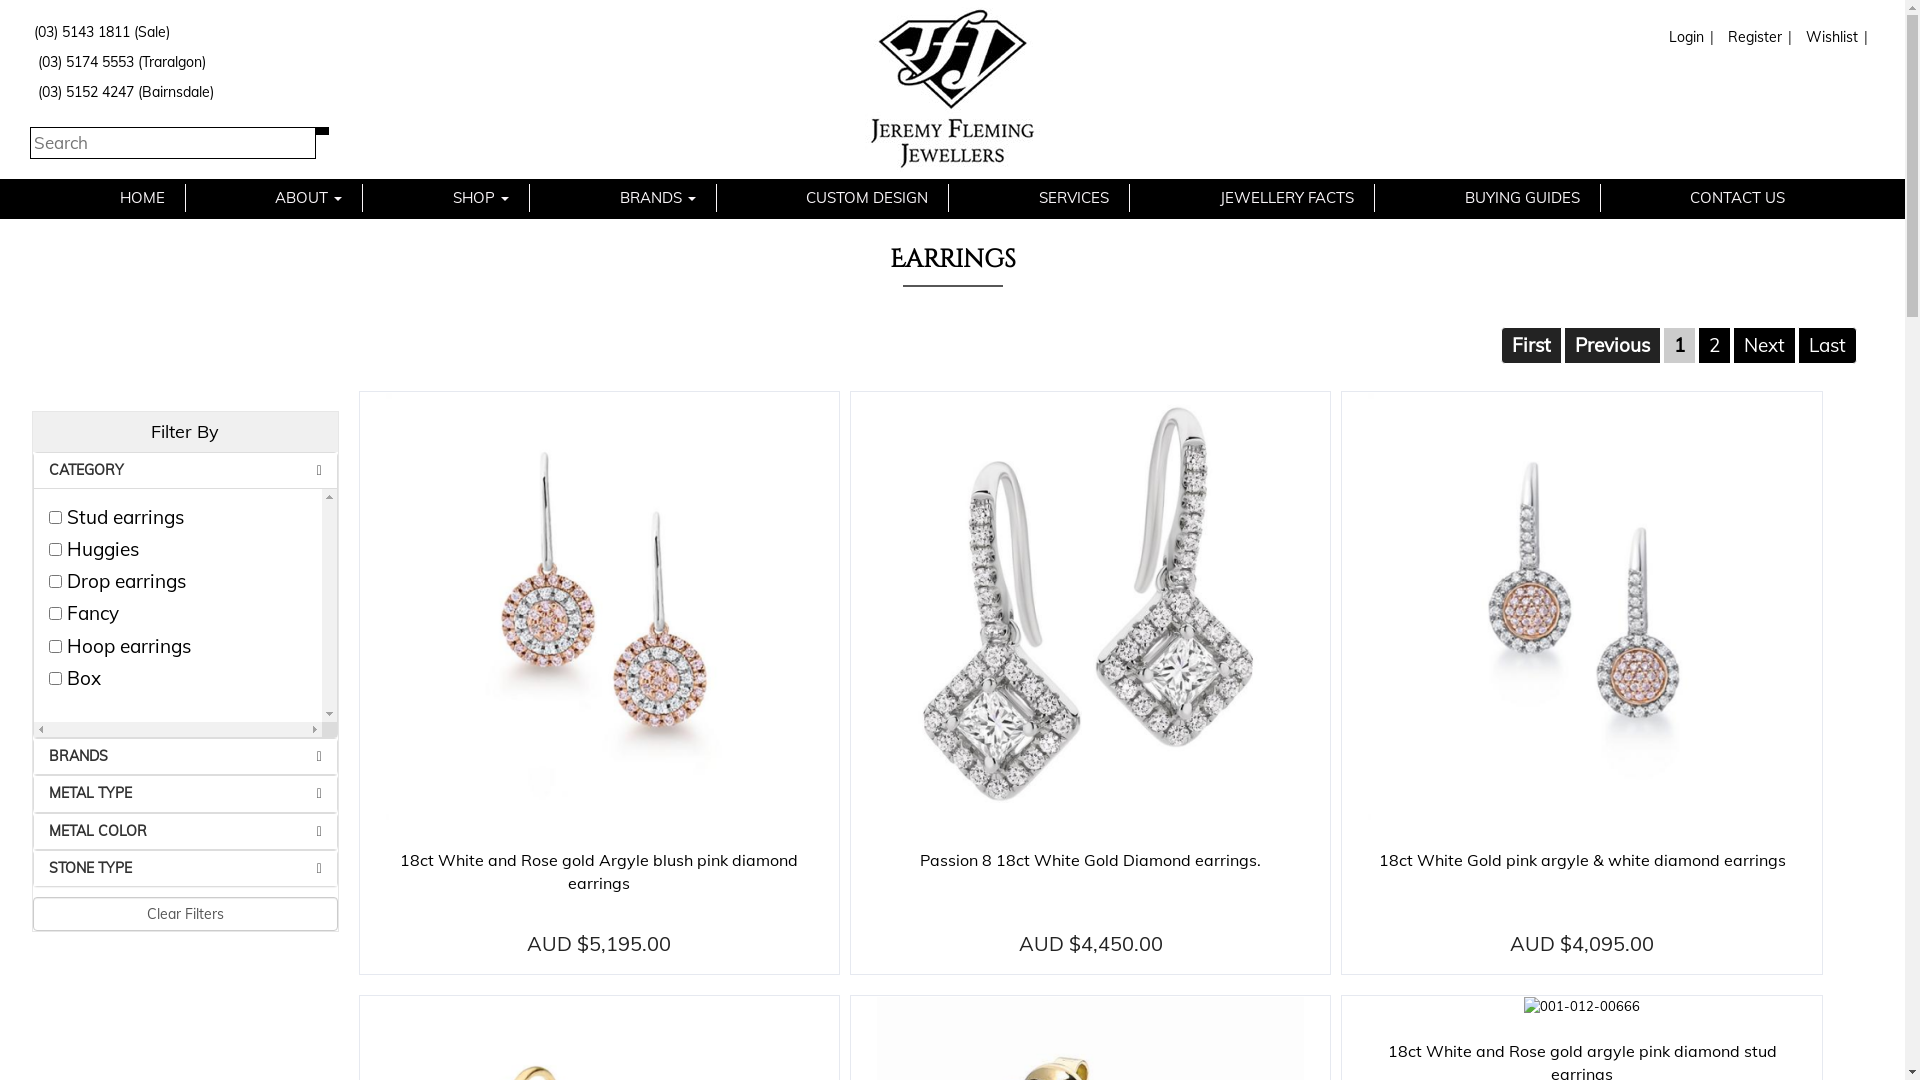  I want to click on 'Register', so click(1751, 37).